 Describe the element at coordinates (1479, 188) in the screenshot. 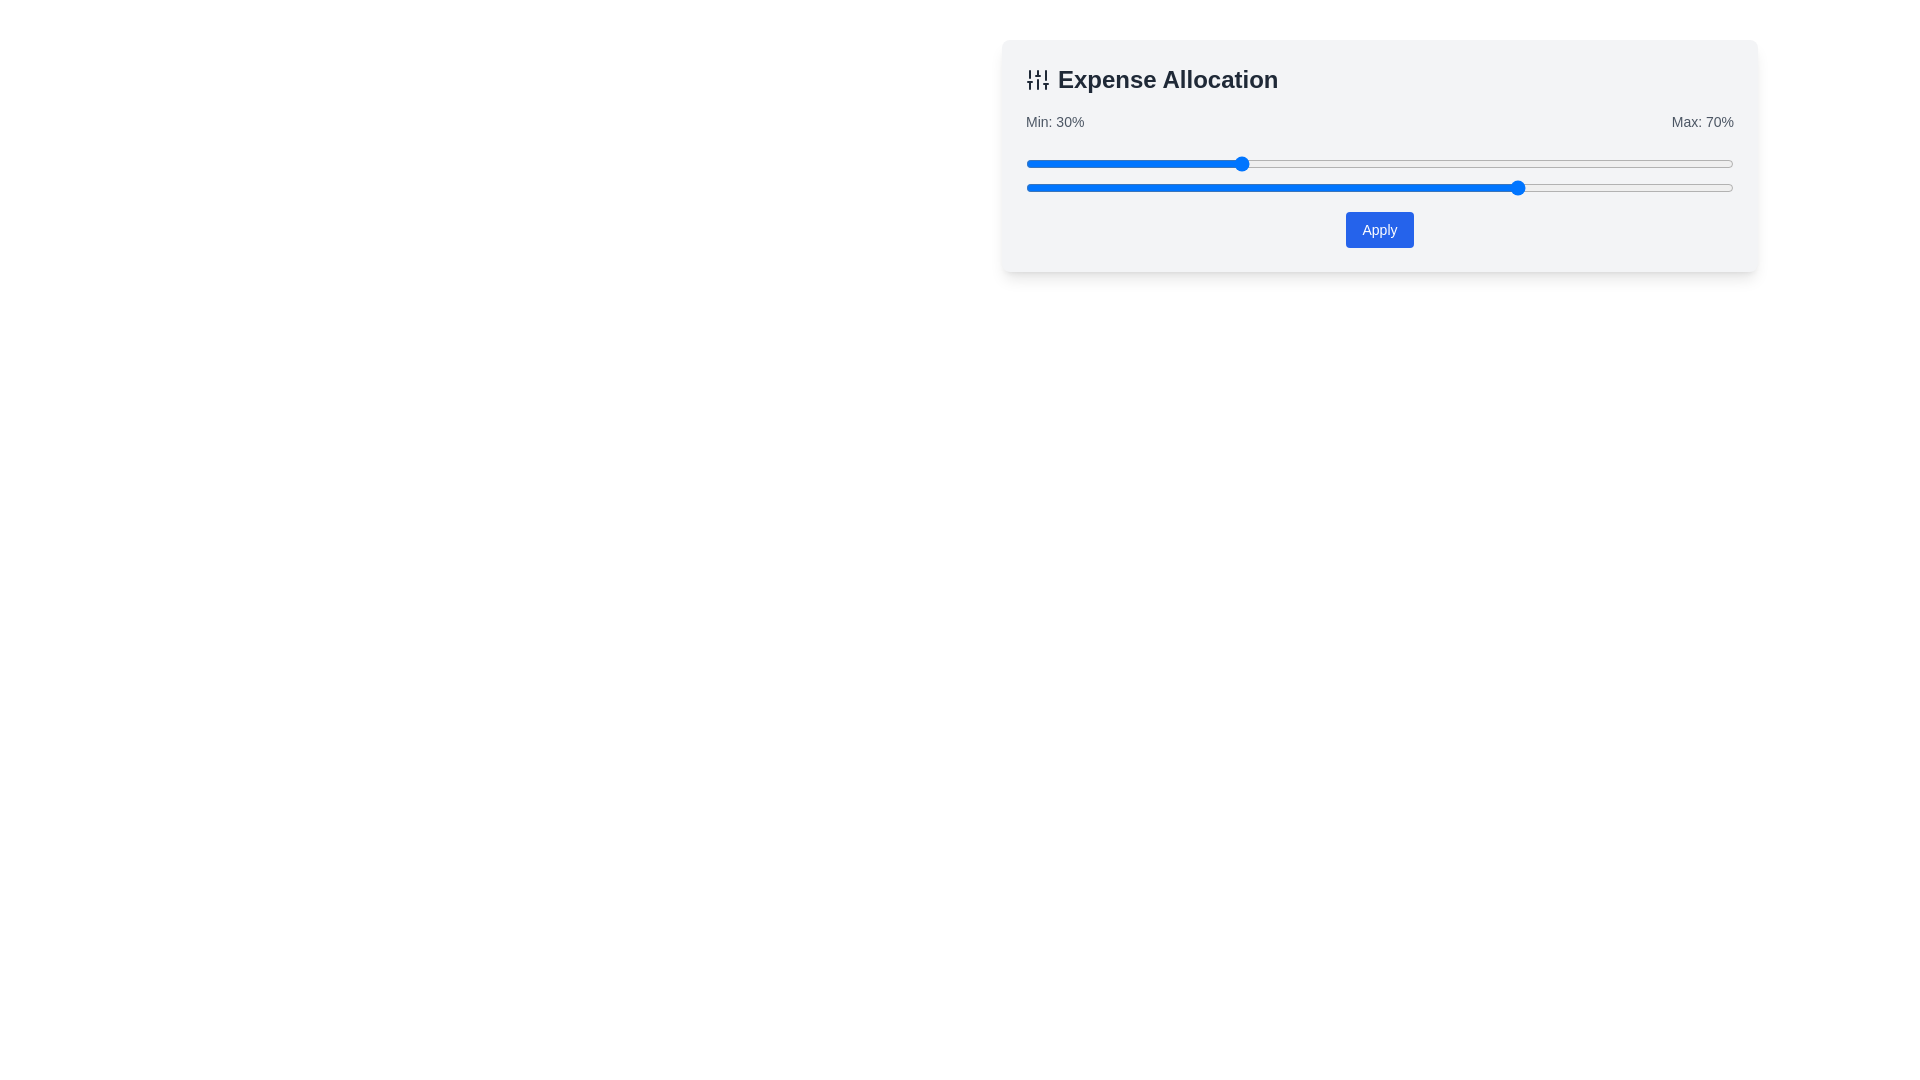

I see `the slider's value` at that location.